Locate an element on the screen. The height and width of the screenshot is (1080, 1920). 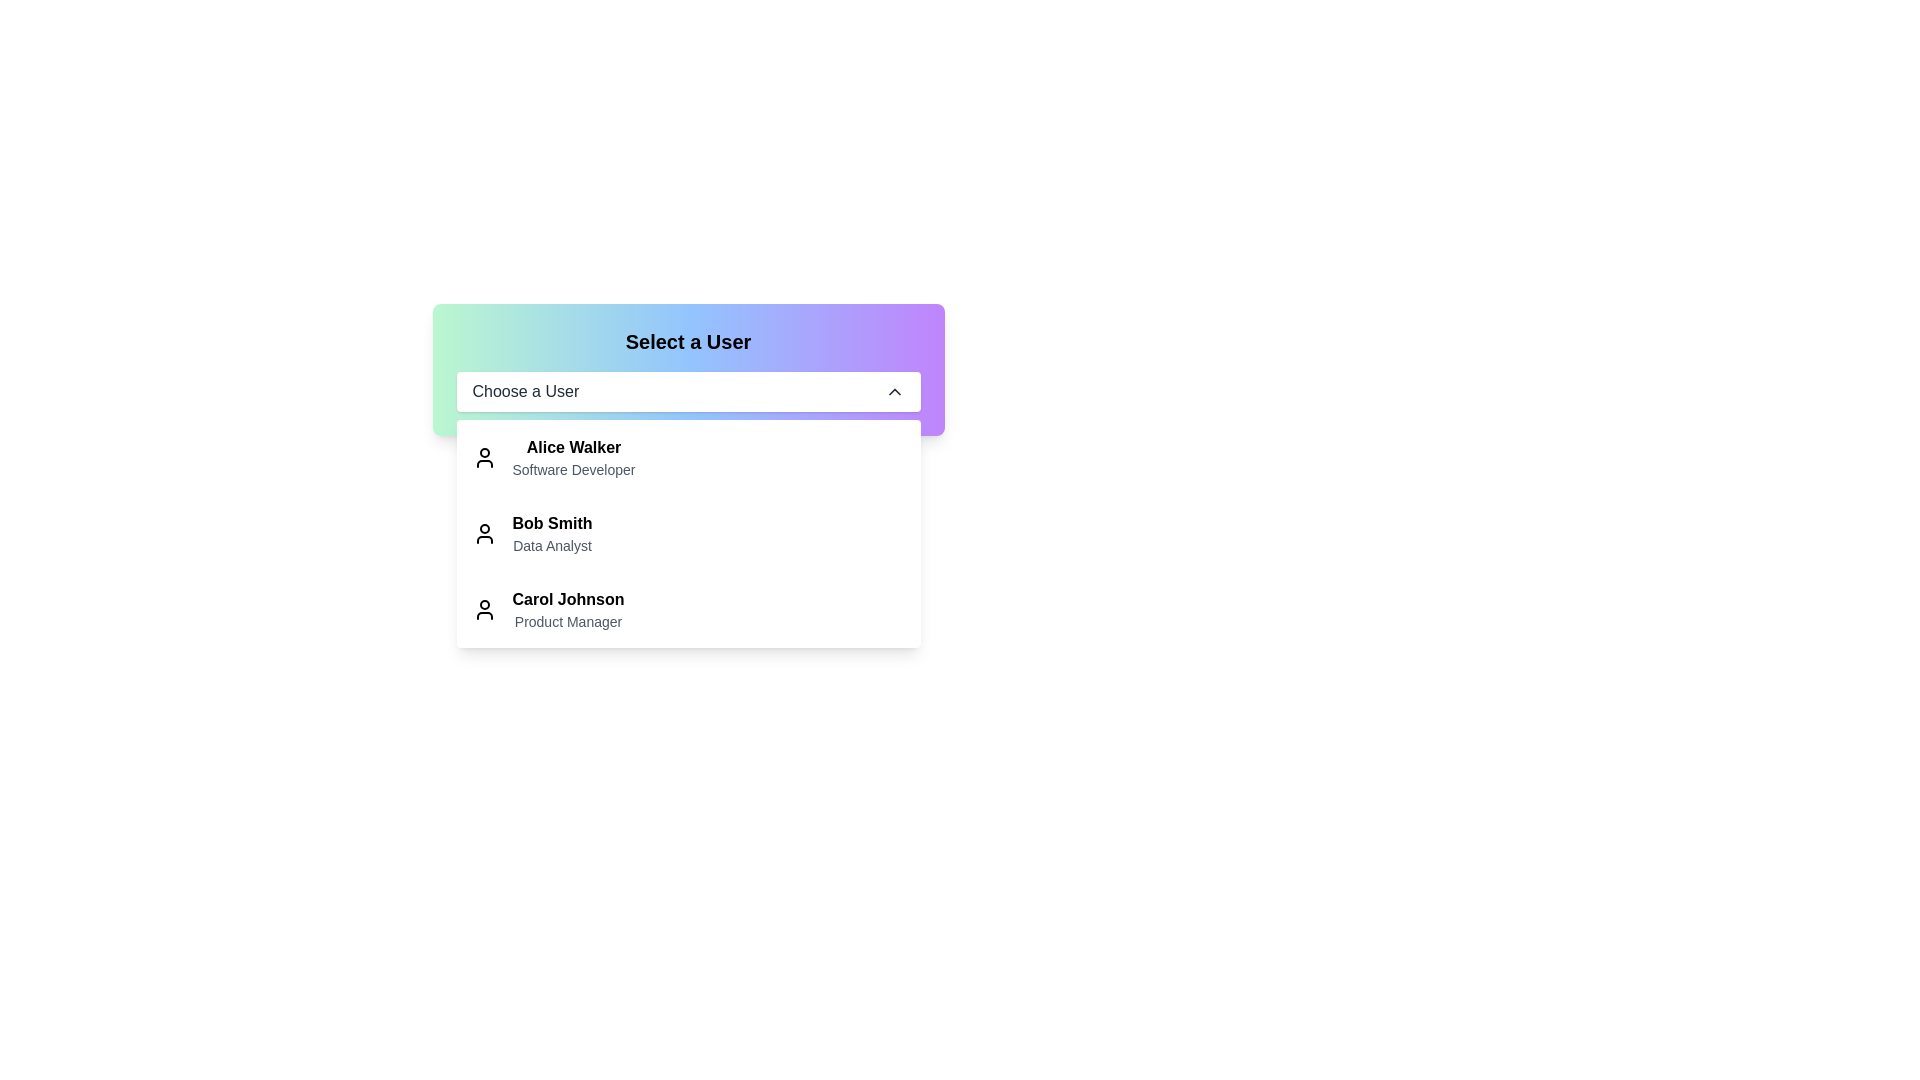
the text label indicating the professional role or title of 'Bob Smith', located directly below his name in the dropdown list of users is located at coordinates (552, 546).